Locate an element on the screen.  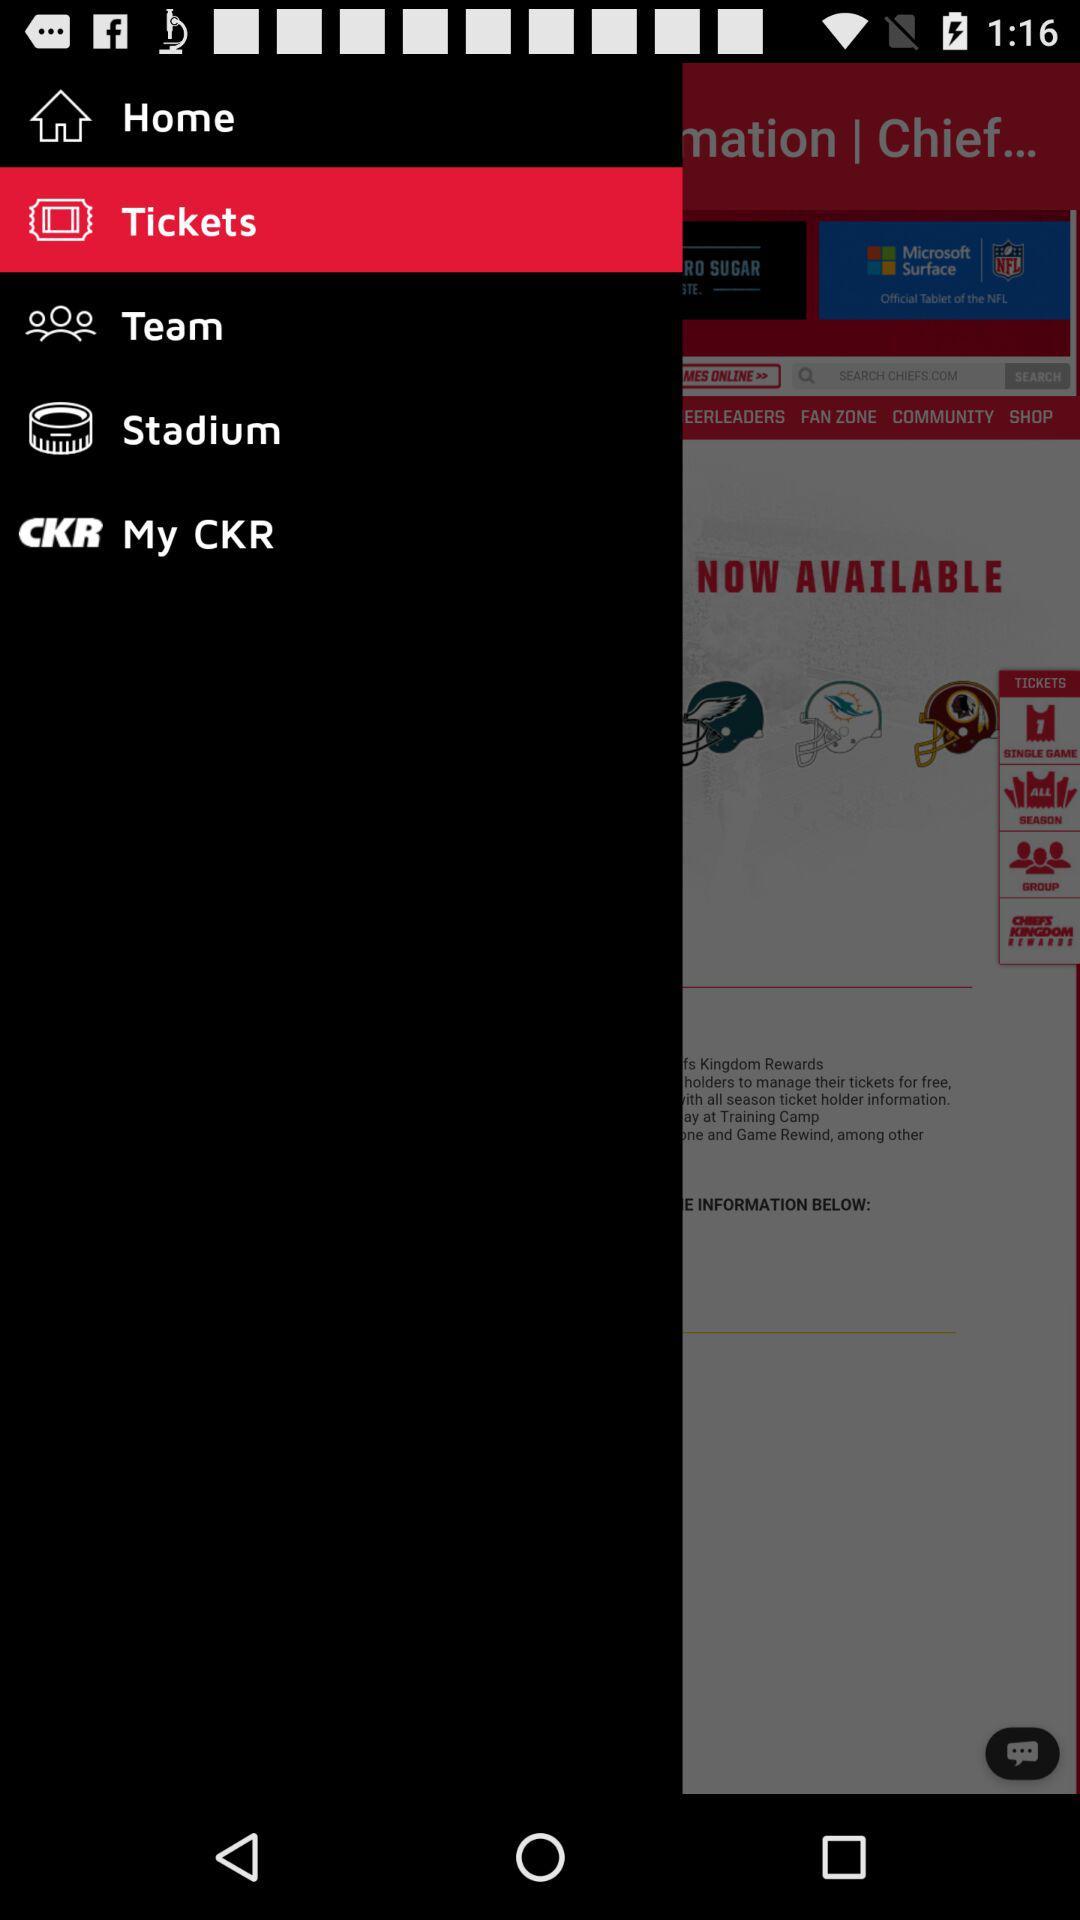
menu is located at coordinates (540, 1002).